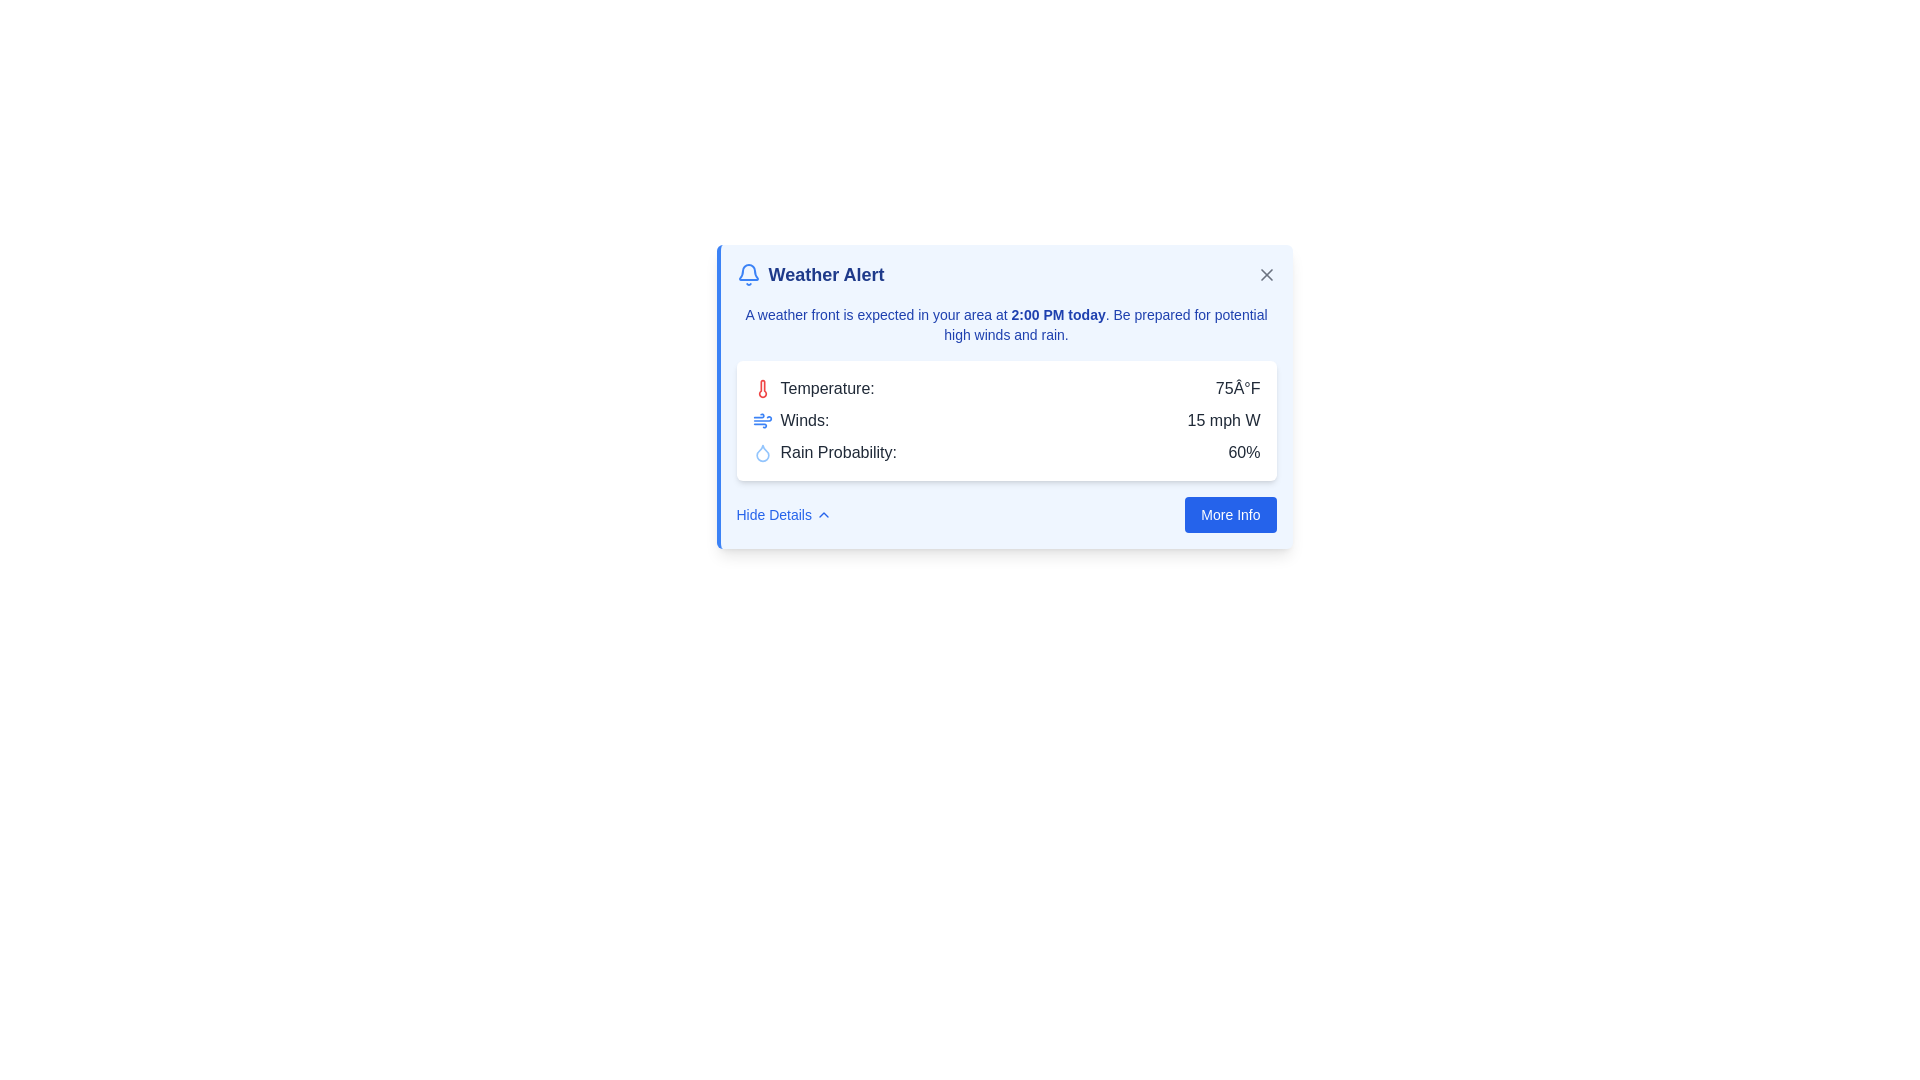 The height and width of the screenshot is (1080, 1920). I want to click on the blue notification bell icon with a minimalist outline design located to the left of the 'Weather Alert' text, so click(747, 274).